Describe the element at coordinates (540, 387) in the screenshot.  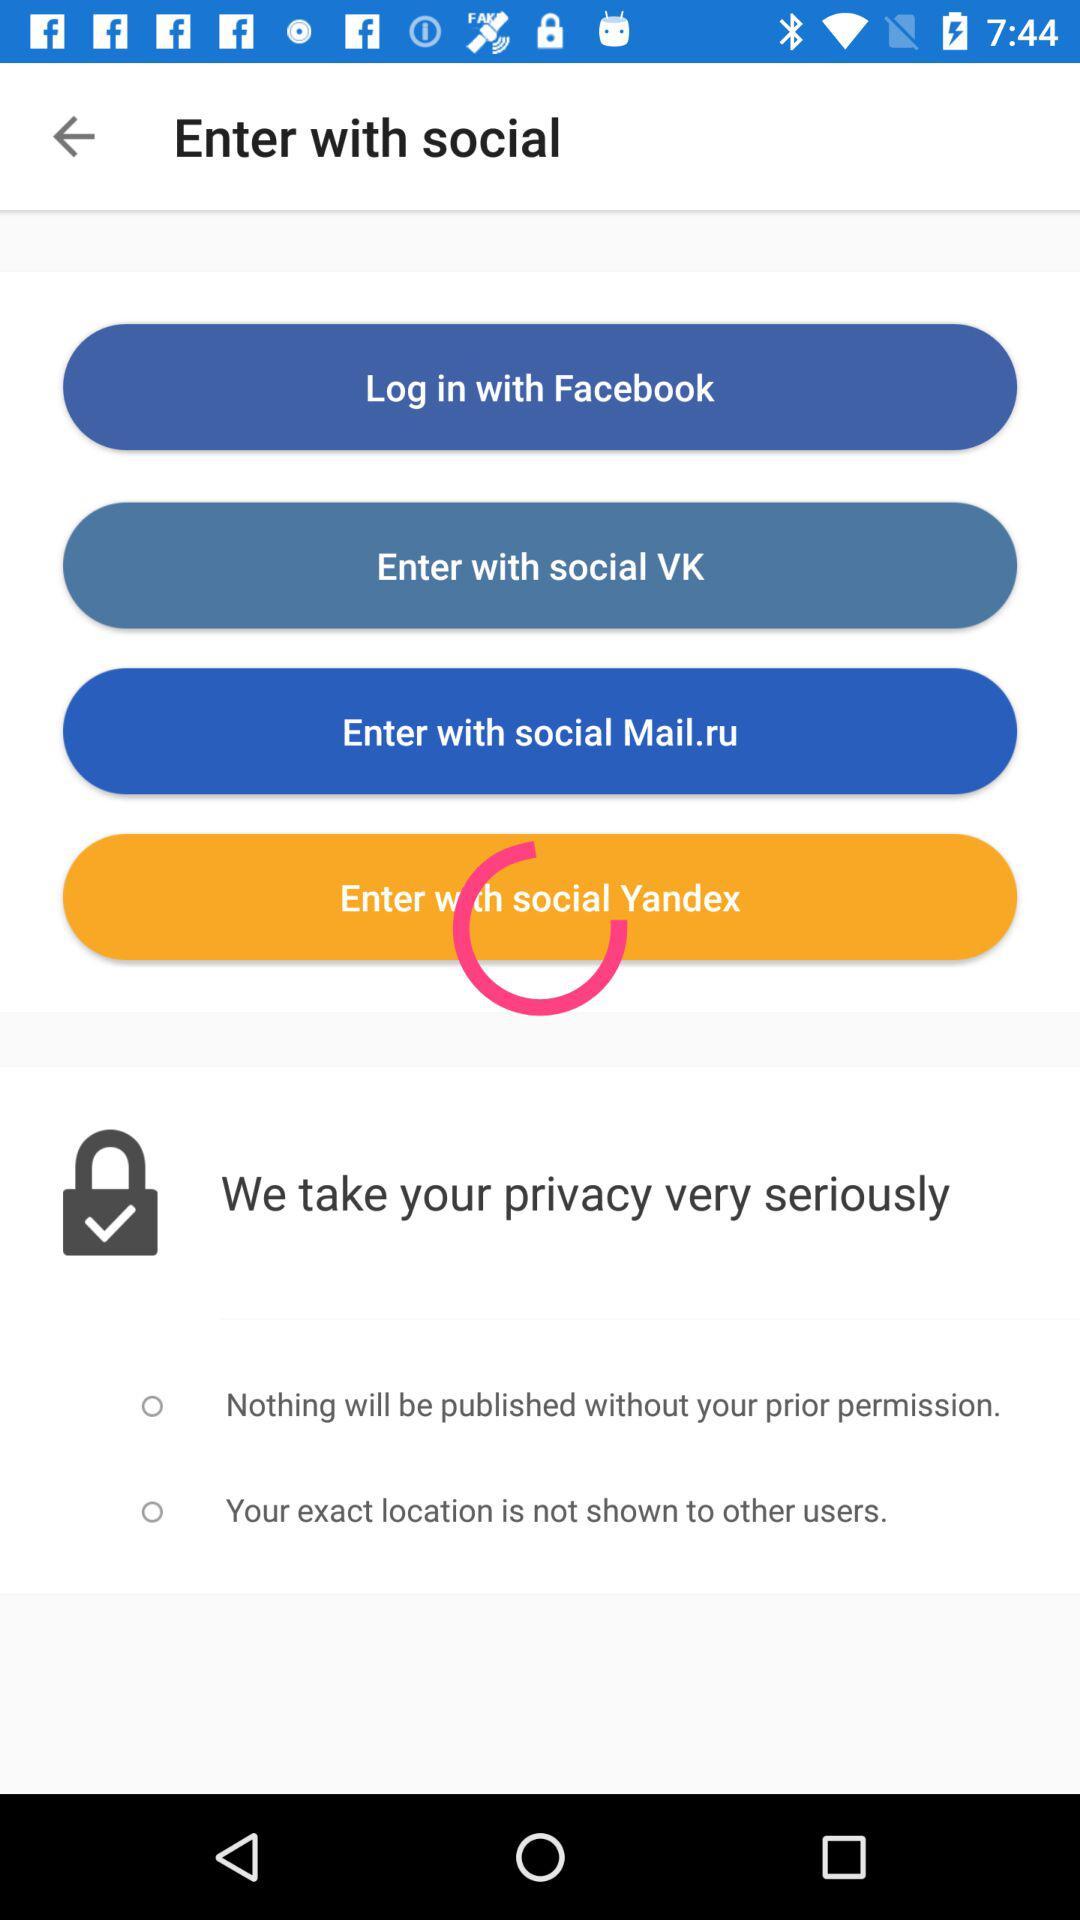
I see `log in with` at that location.